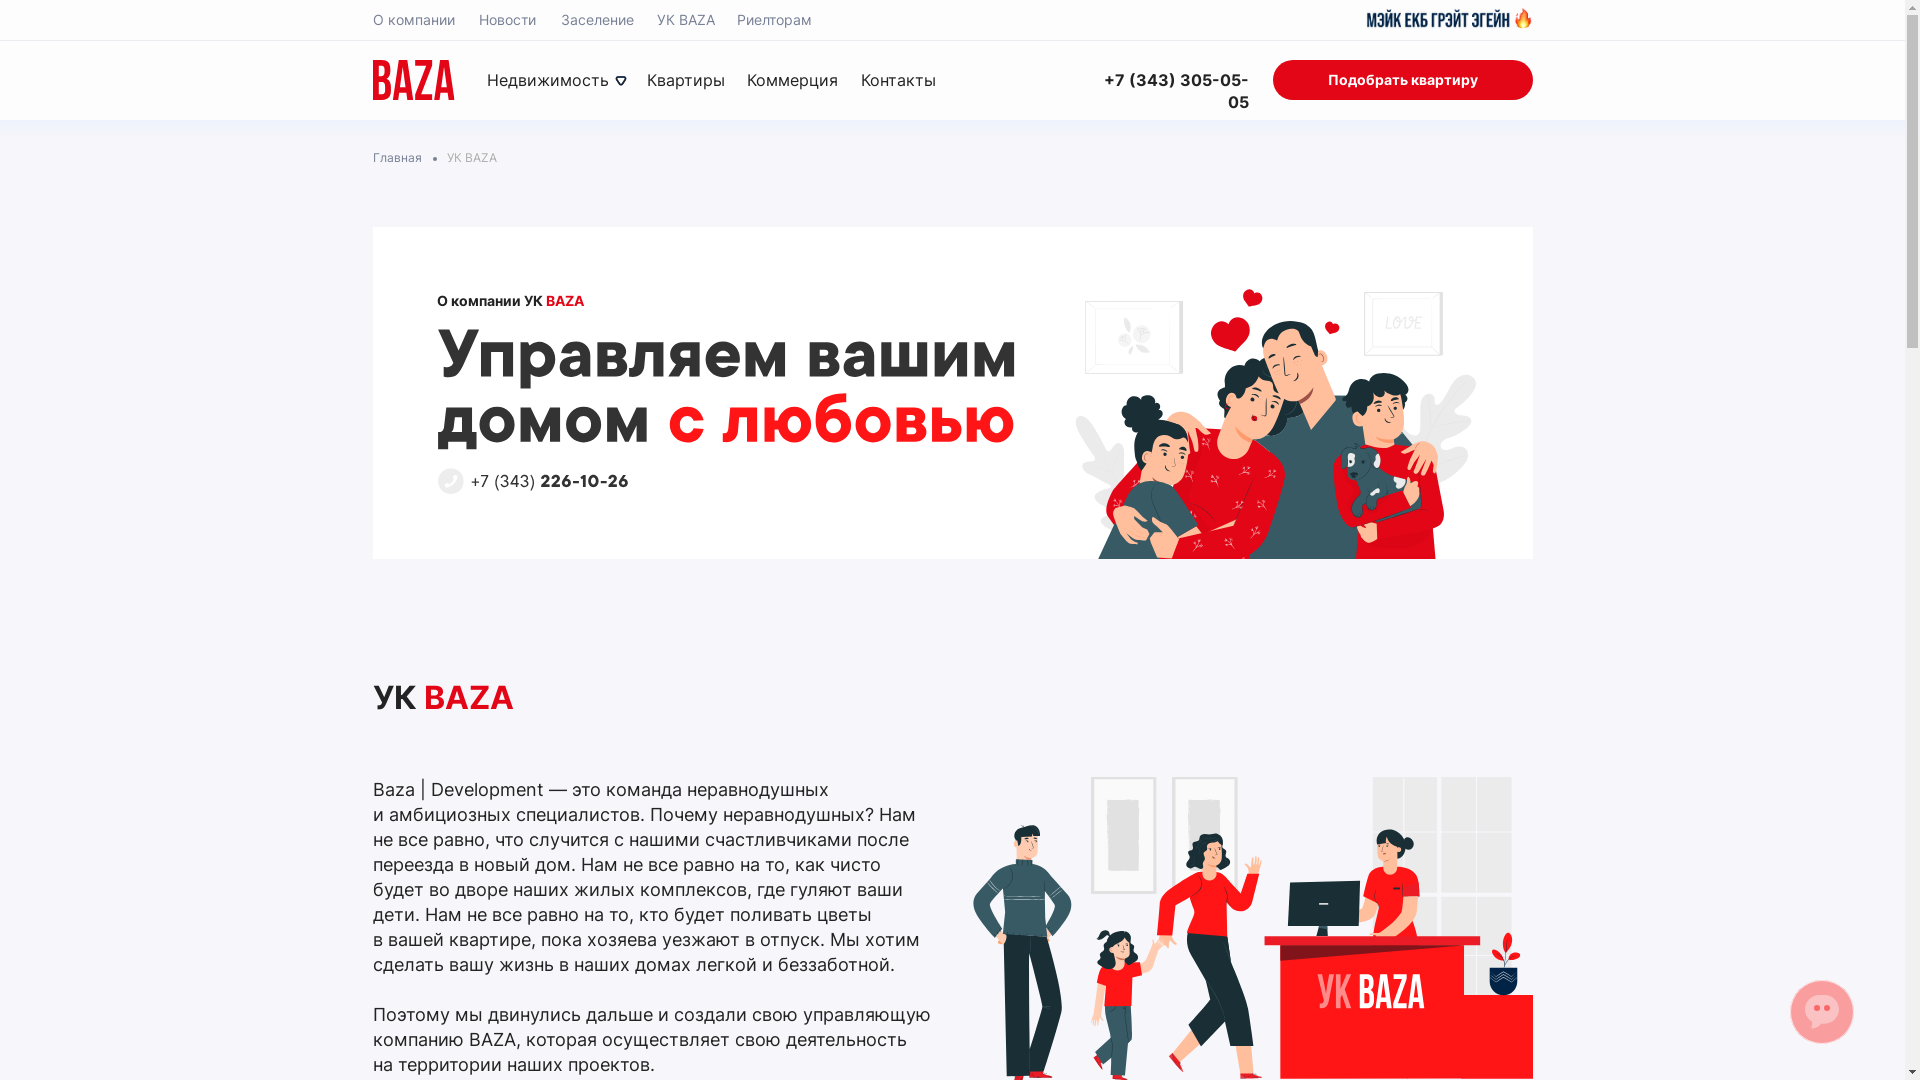 Image resolution: width=1920 pixels, height=1080 pixels. I want to click on '+7 (343) 305-05-05', so click(1166, 91).